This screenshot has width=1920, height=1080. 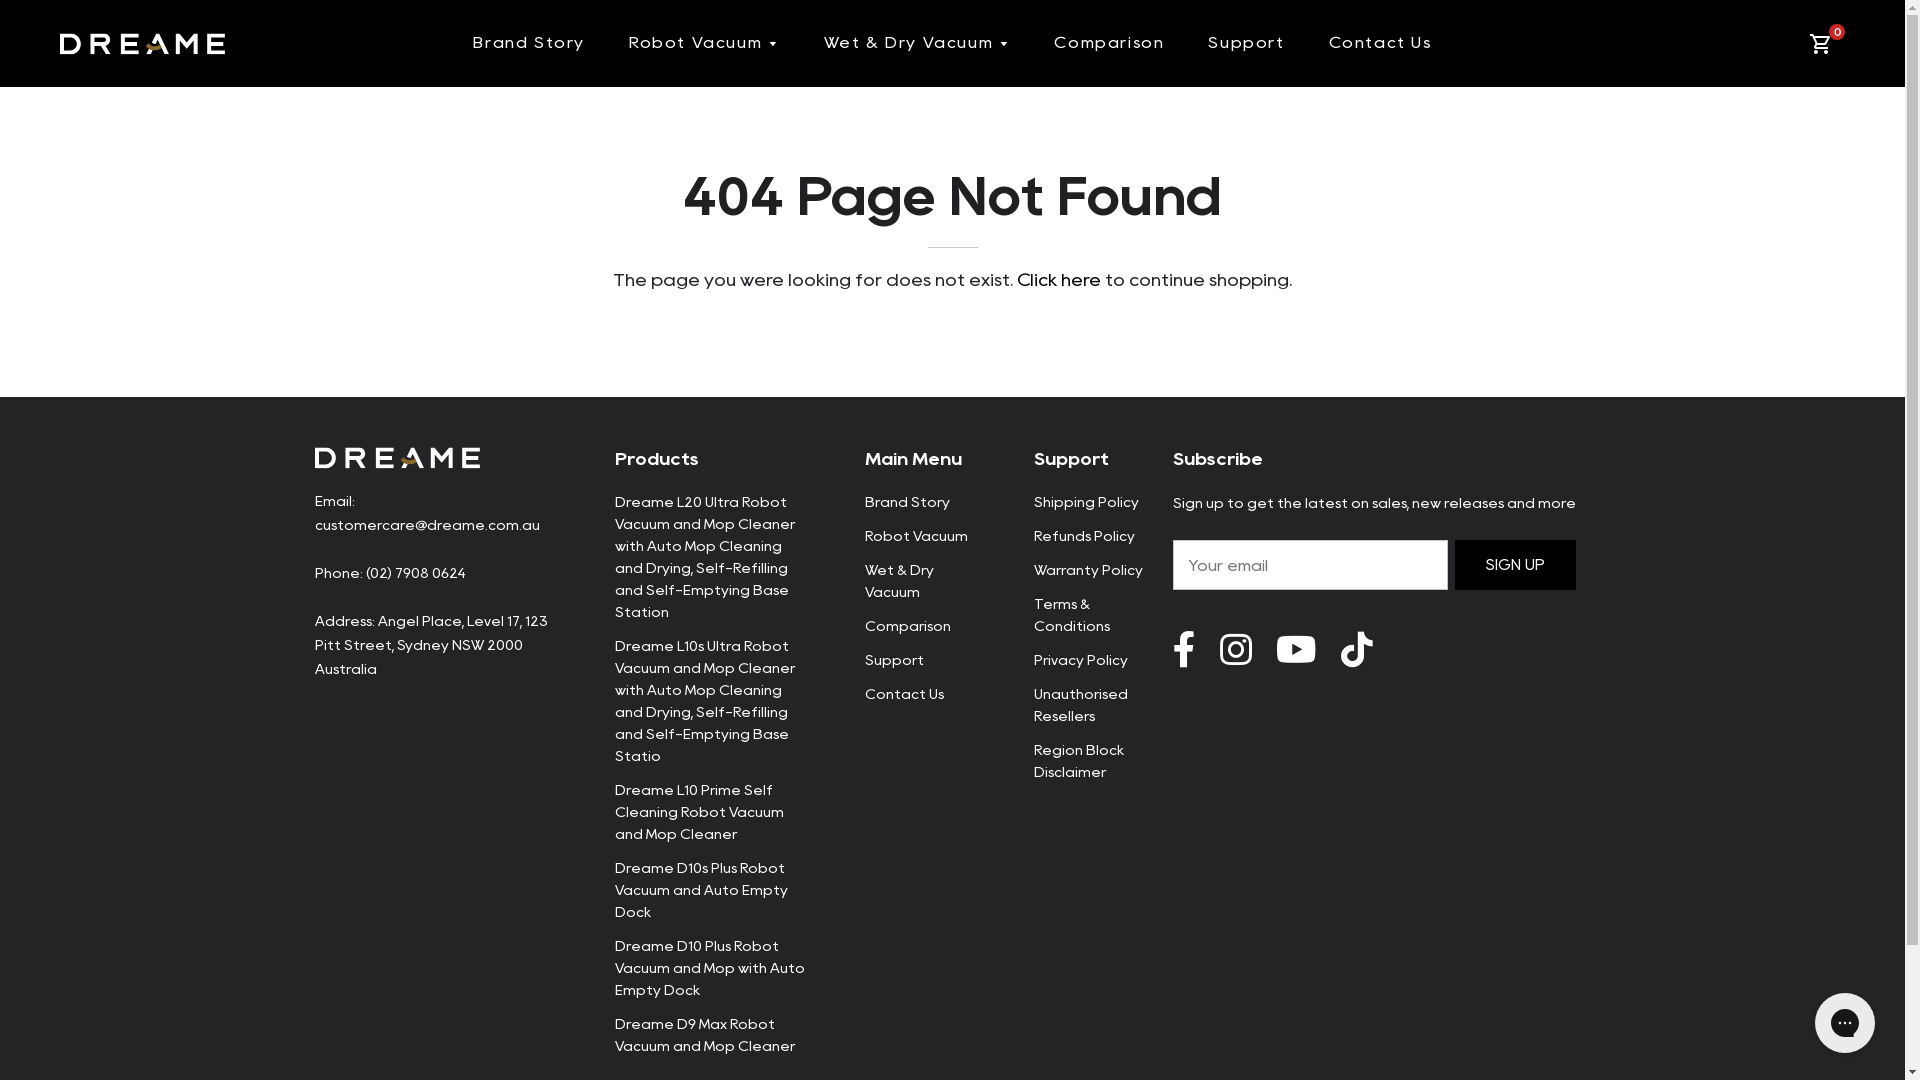 I want to click on 'SIGN UP', so click(x=1516, y=564).